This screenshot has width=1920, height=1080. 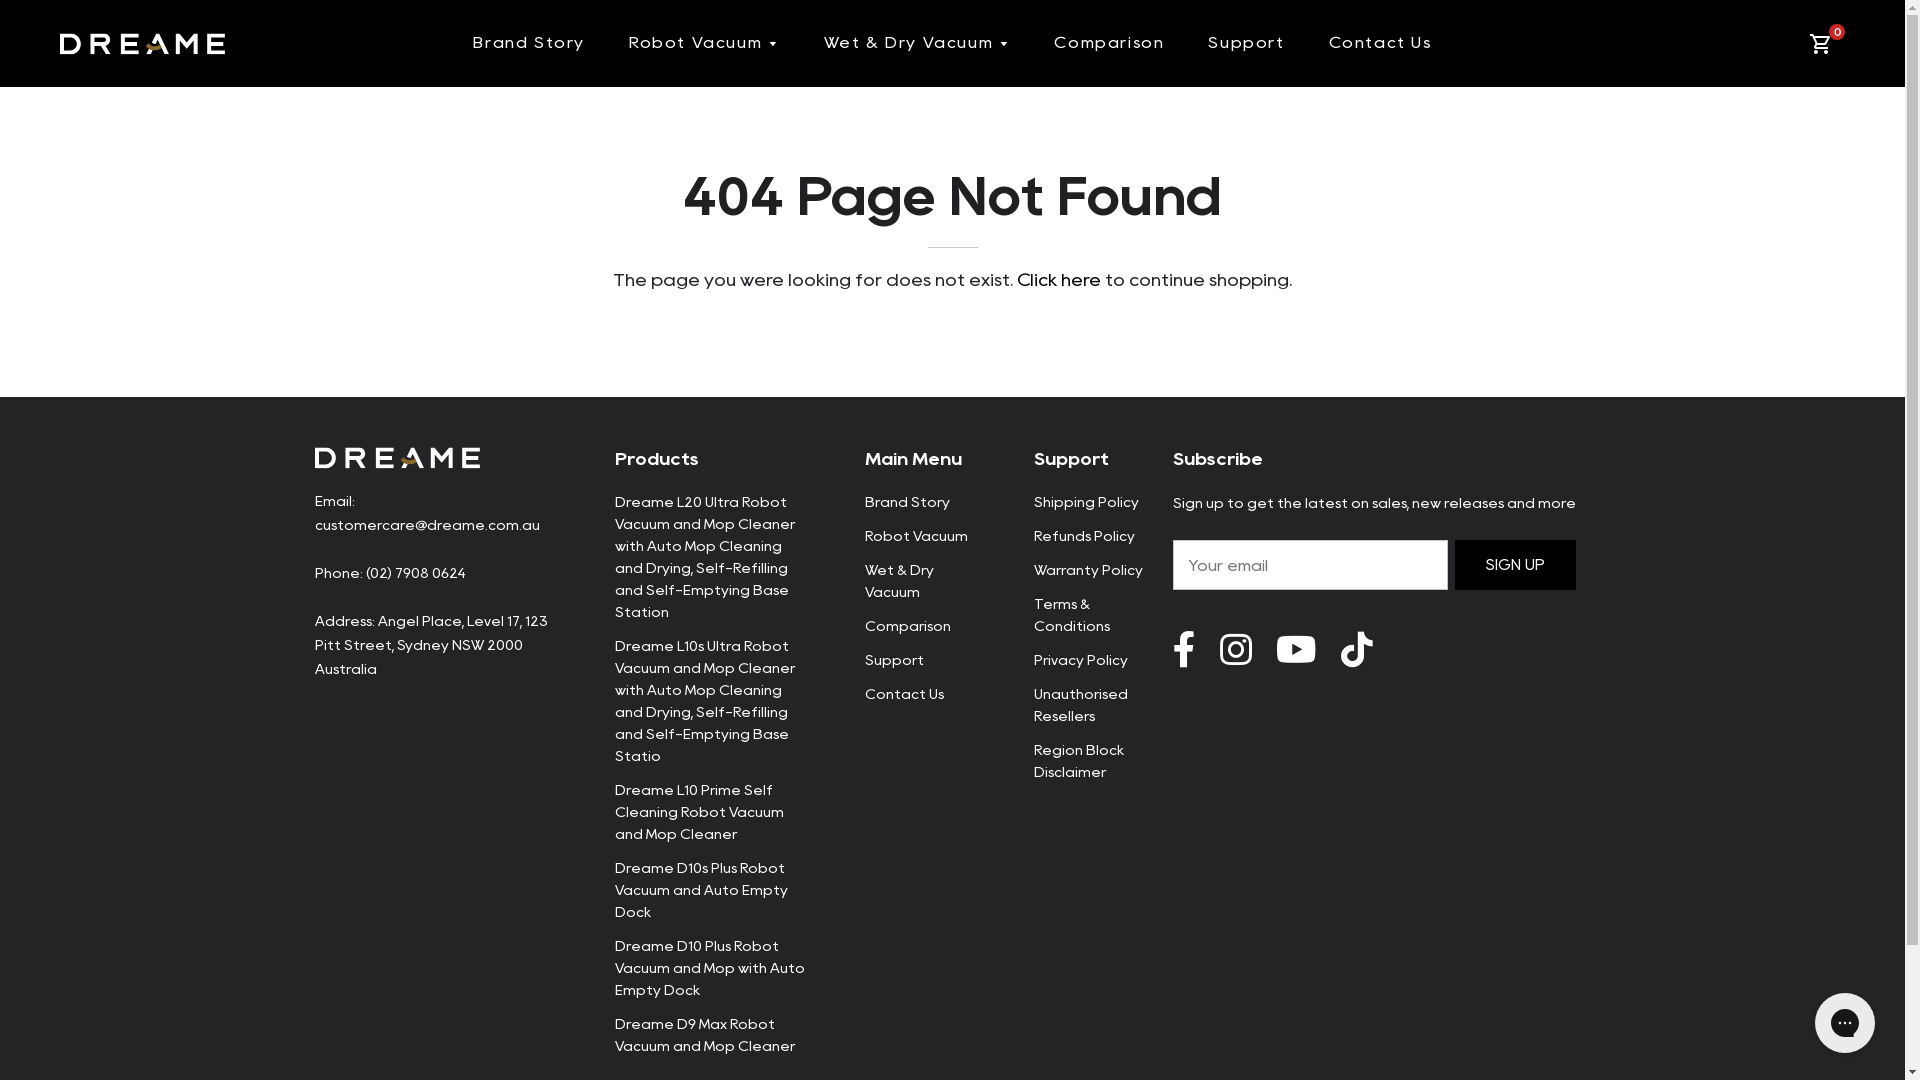 I want to click on 'SIGN UP', so click(x=1516, y=564).